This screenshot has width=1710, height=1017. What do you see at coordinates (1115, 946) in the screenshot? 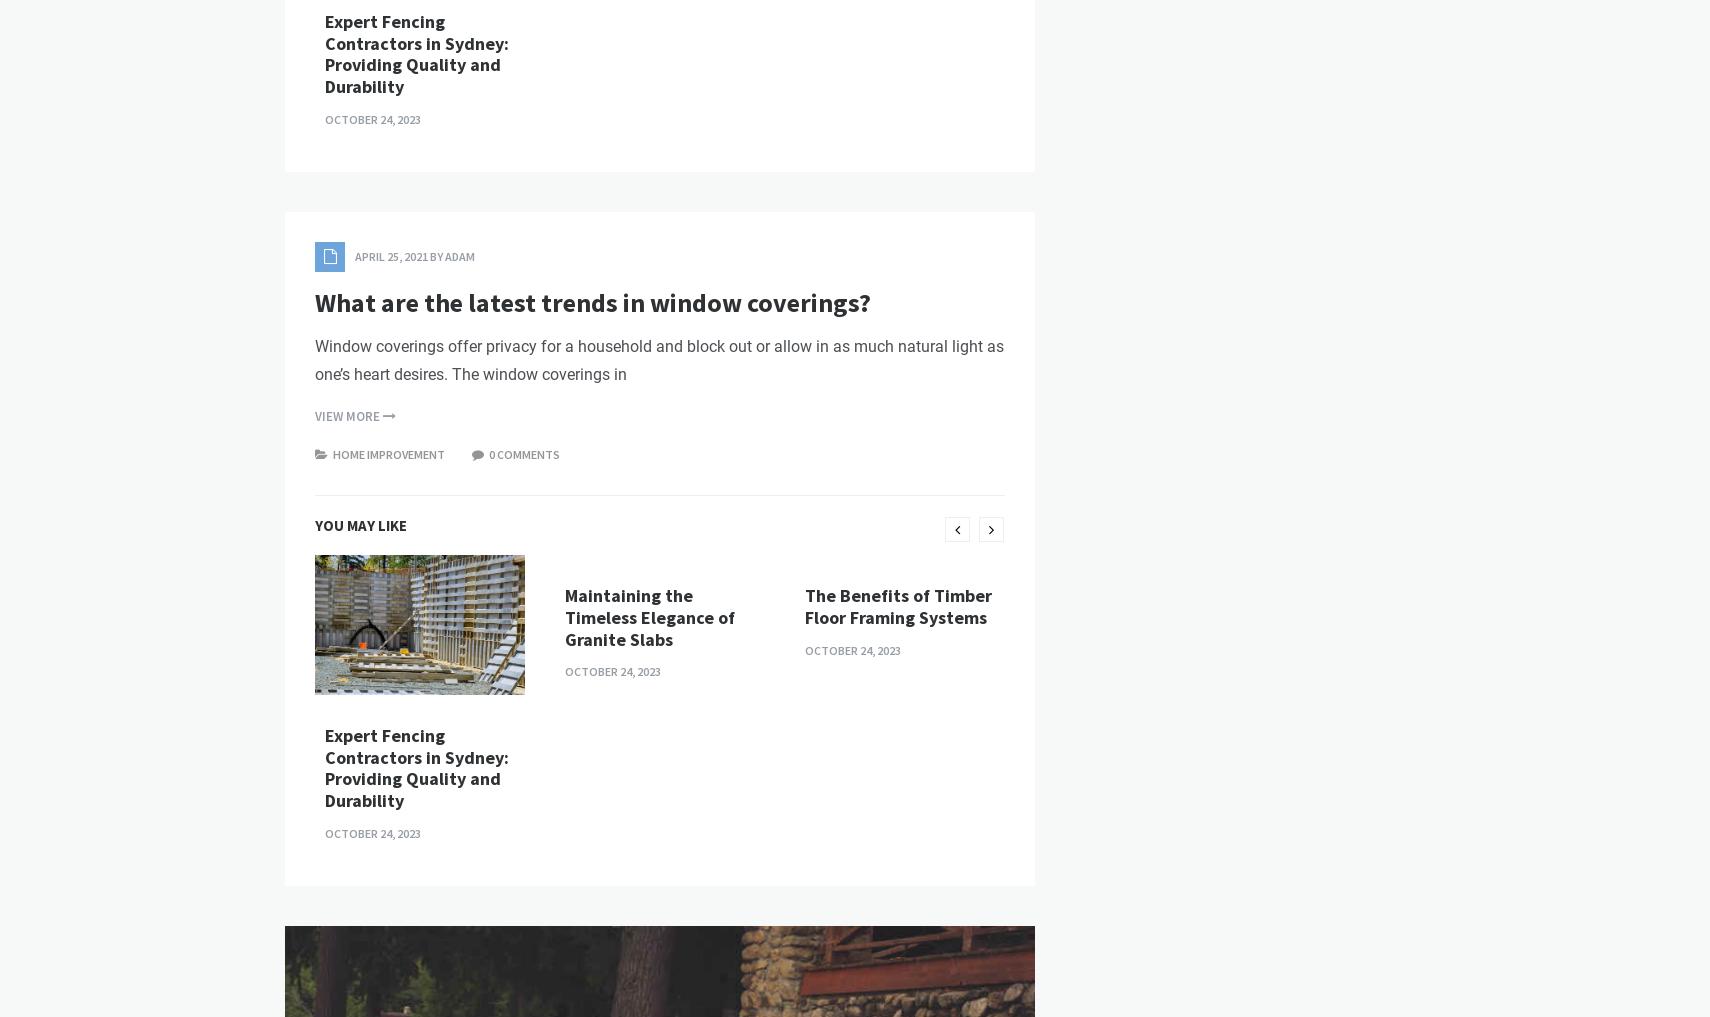
I see `'Hottest Furniture Designs of 2021'` at bounding box center [1115, 946].